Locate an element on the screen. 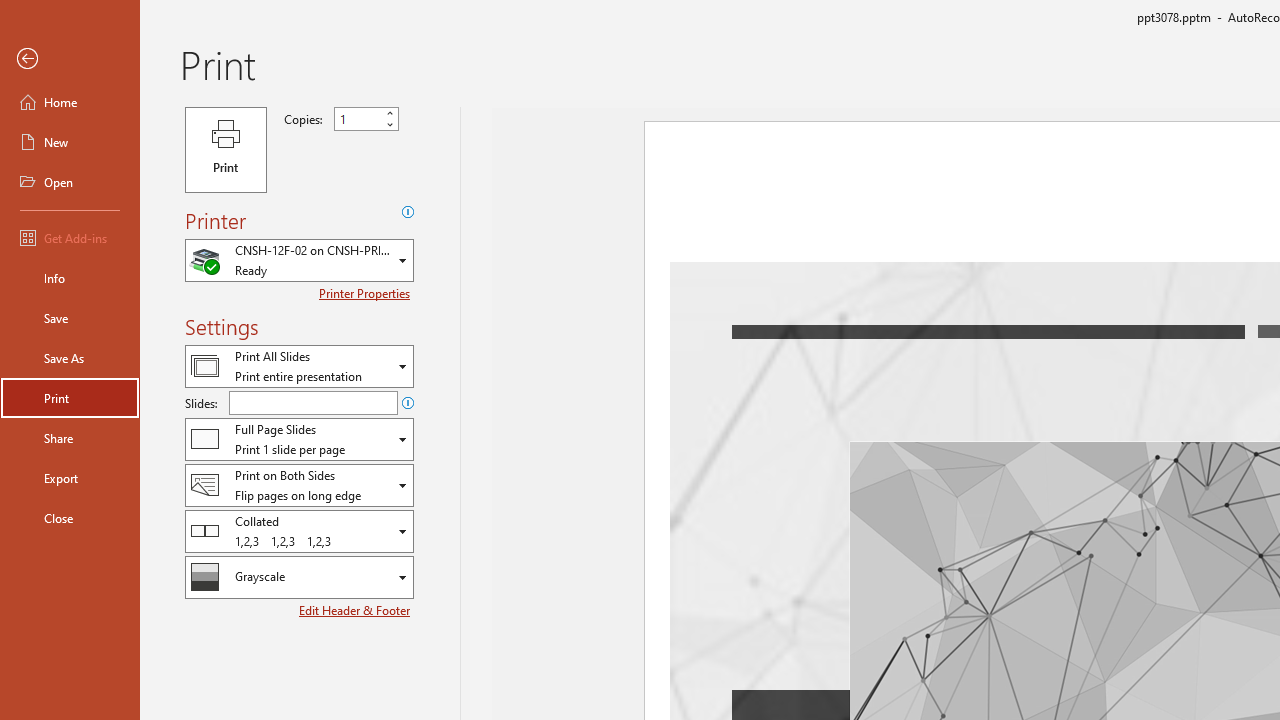  'Get Add-ins' is located at coordinates (69, 236).